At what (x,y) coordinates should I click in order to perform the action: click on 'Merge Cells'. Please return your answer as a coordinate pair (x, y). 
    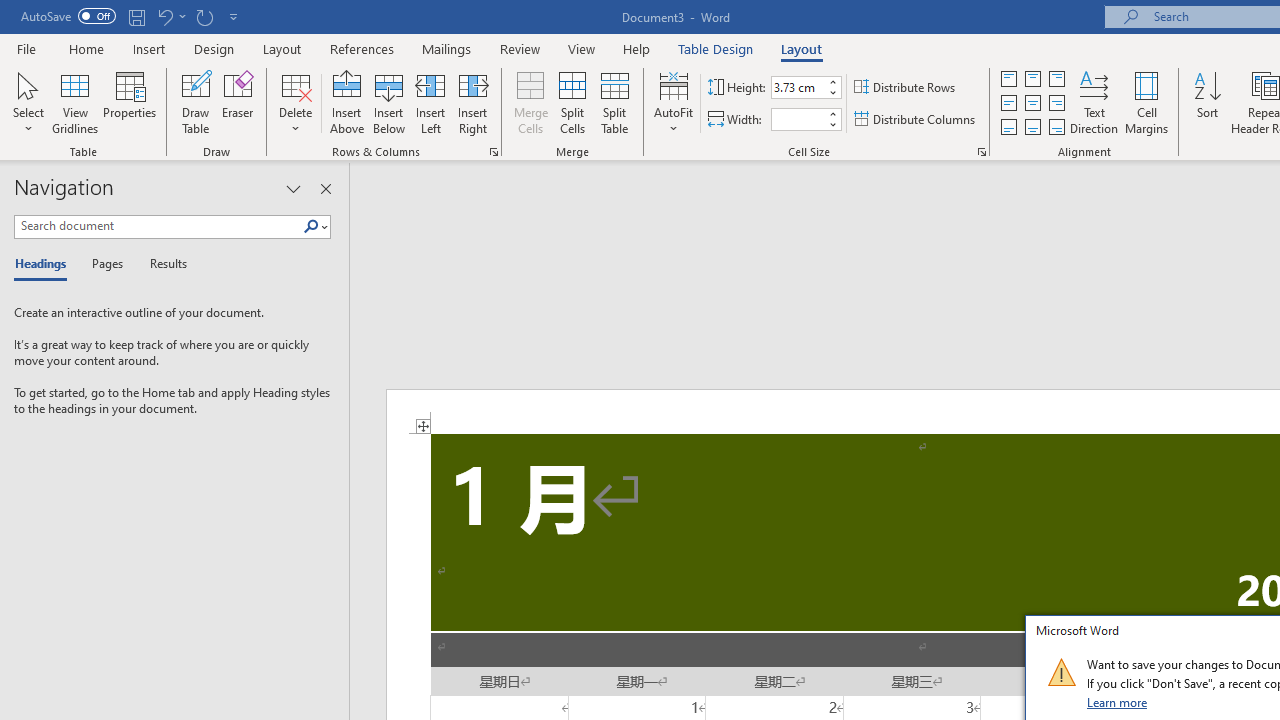
    Looking at the image, I should click on (530, 103).